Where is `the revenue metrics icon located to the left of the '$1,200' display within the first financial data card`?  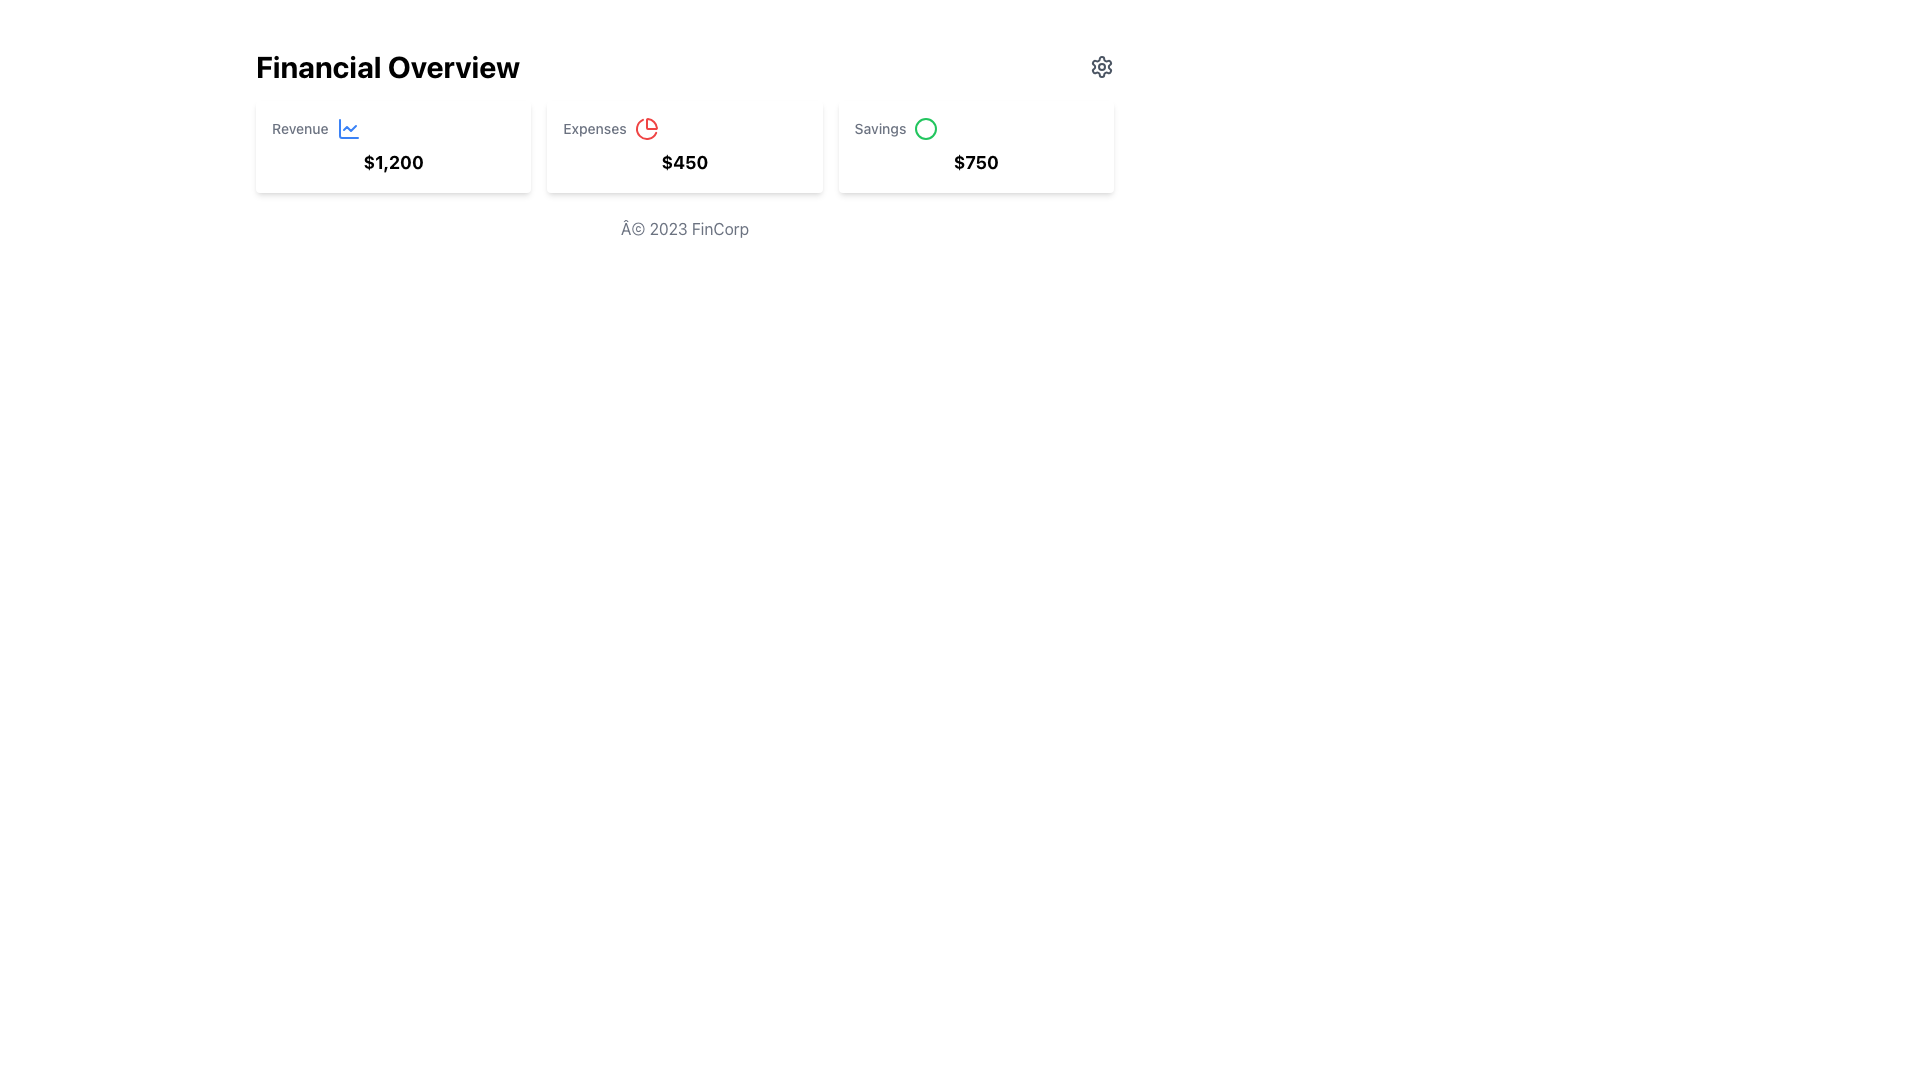
the revenue metrics icon located to the left of the '$1,200' display within the first financial data card is located at coordinates (348, 128).